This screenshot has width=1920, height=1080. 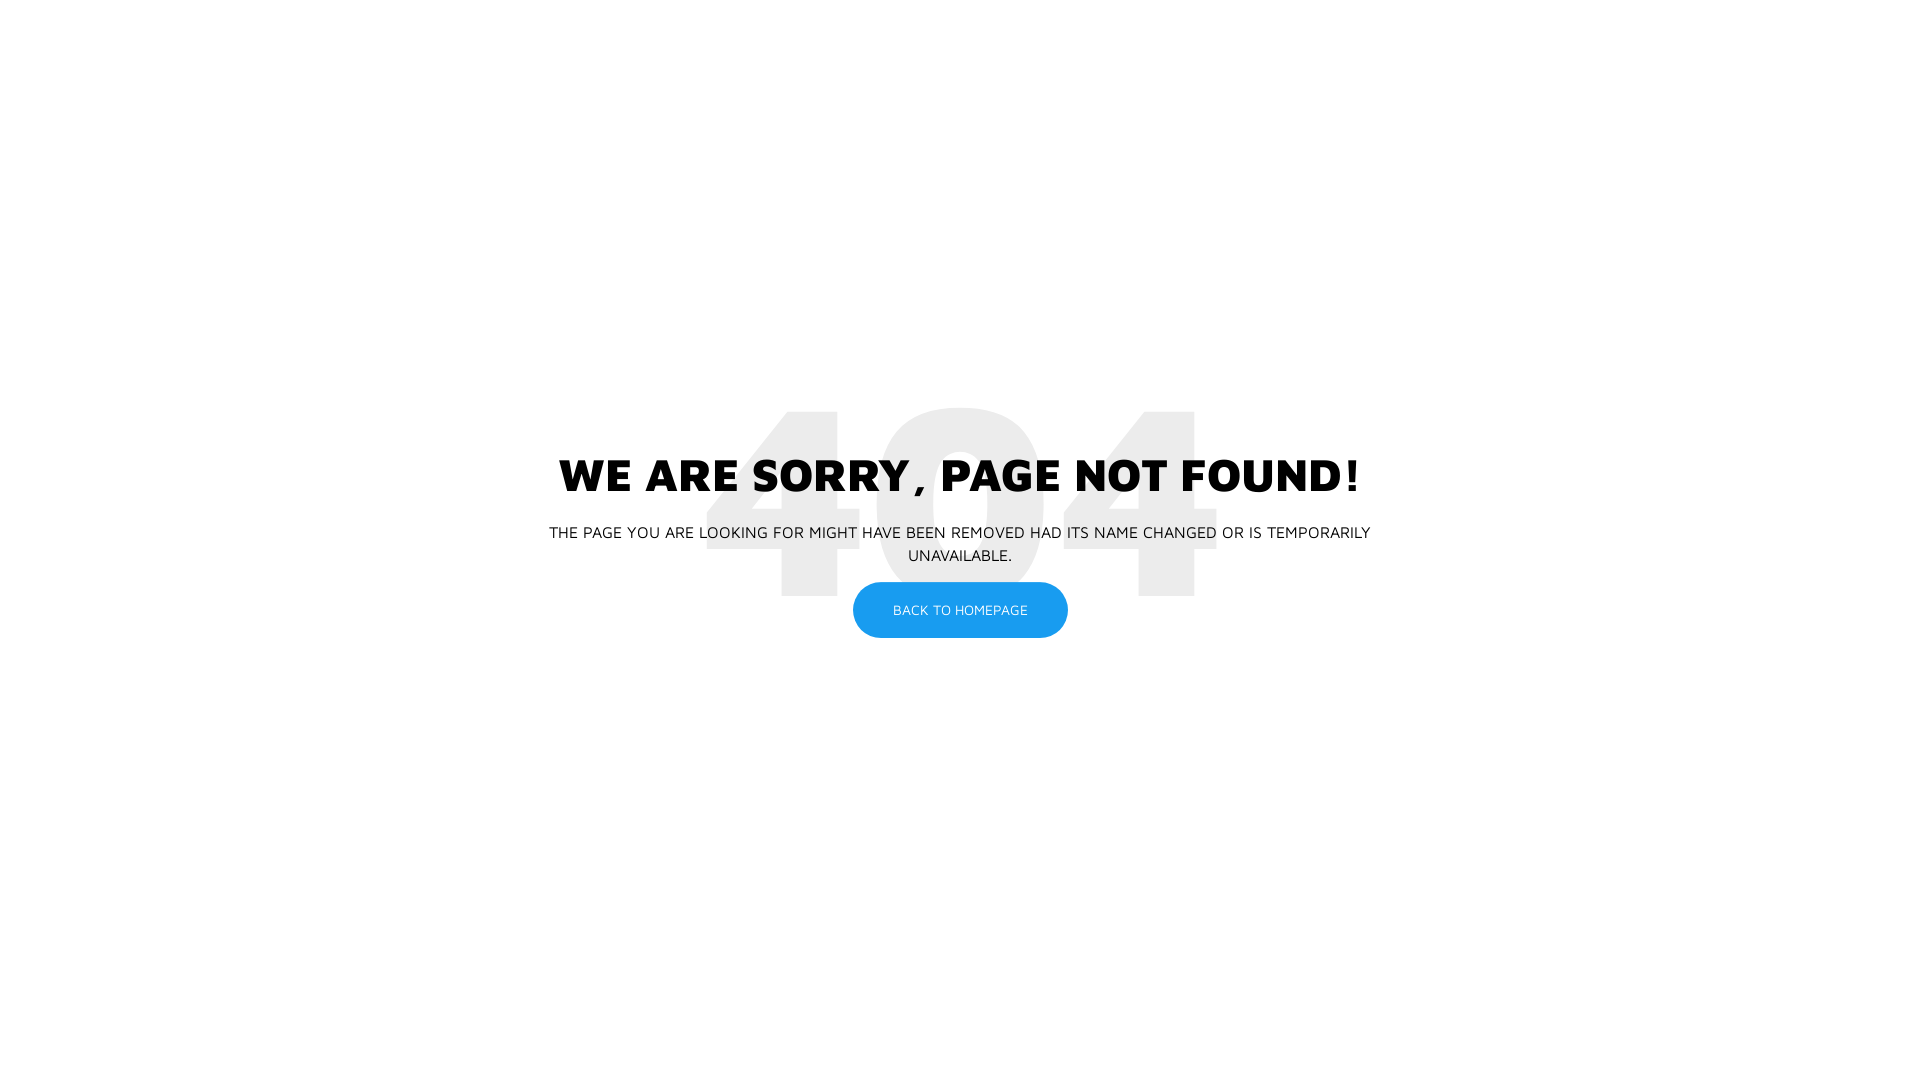 I want to click on 'BACK TO HOMEPAGE', so click(x=958, y=608).